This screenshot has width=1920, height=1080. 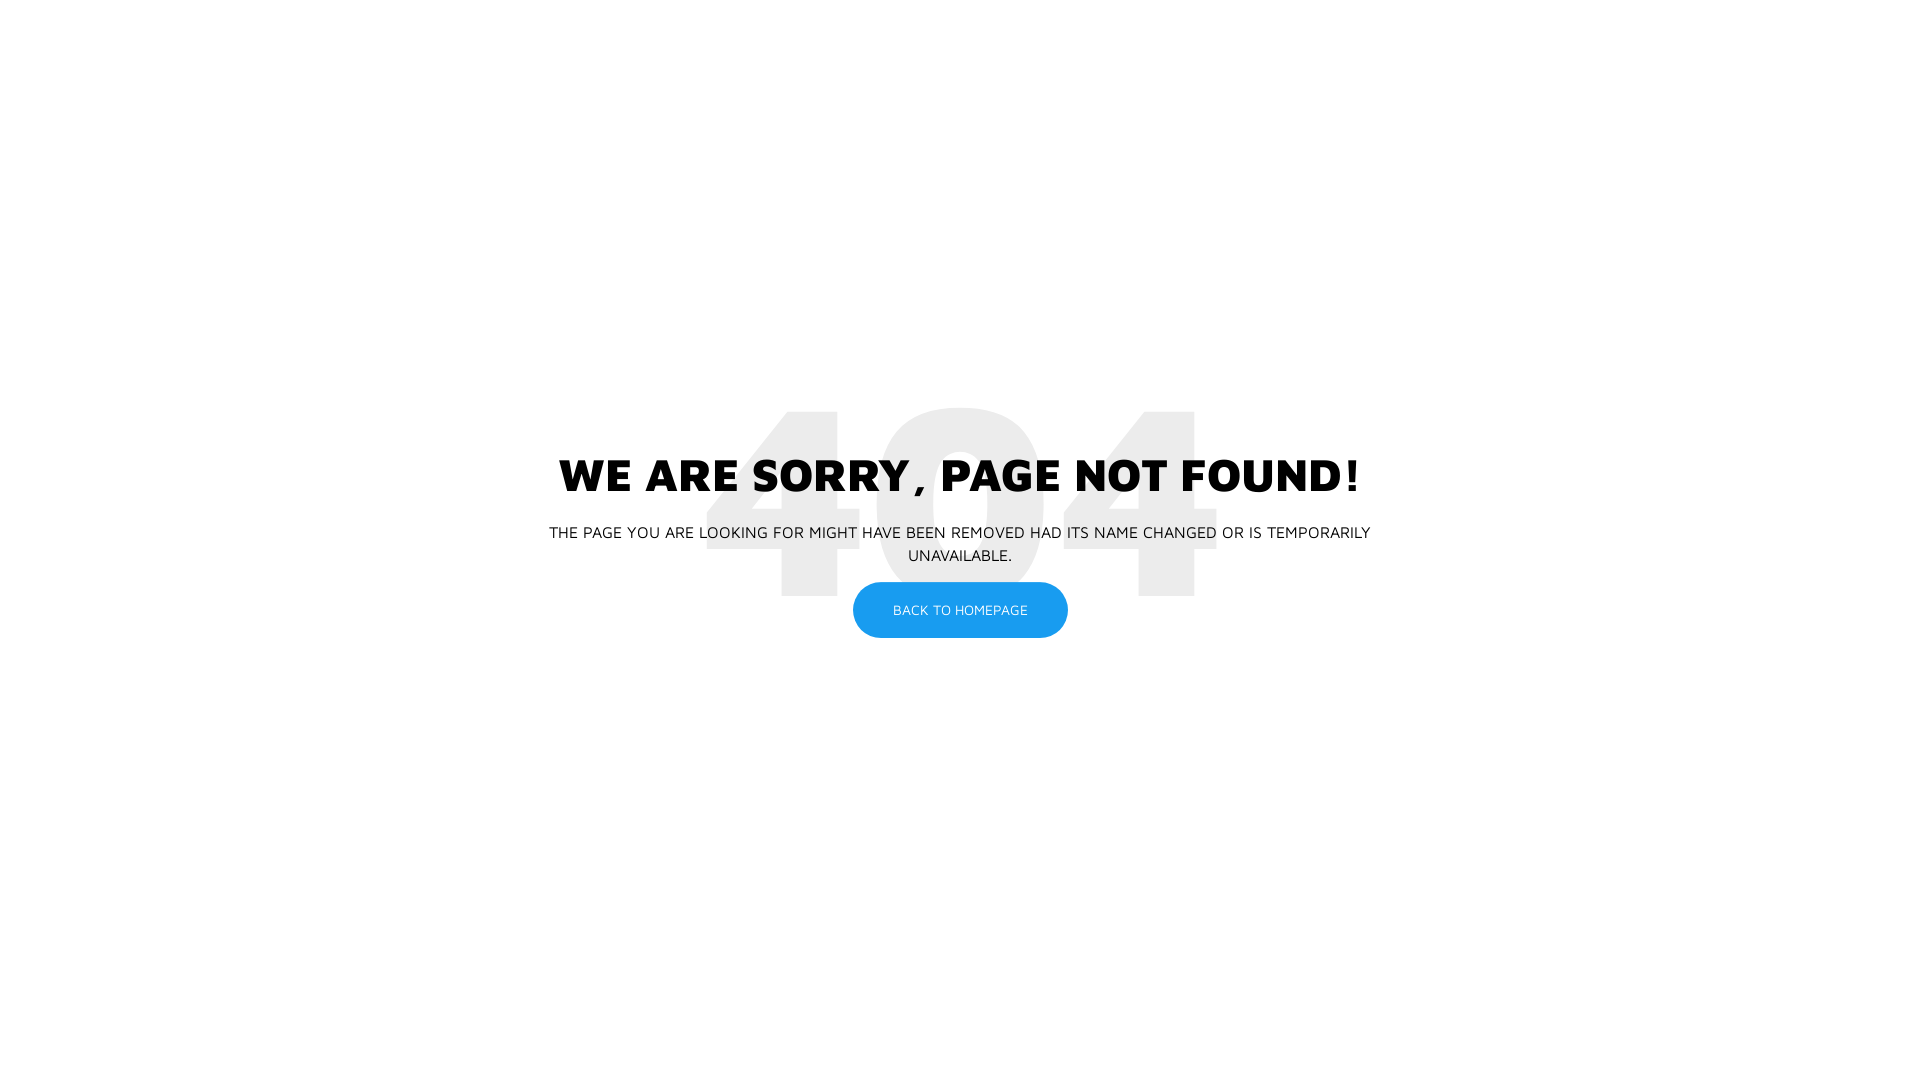 I want to click on 'BACK TO HOMEPAGE', so click(x=958, y=608).